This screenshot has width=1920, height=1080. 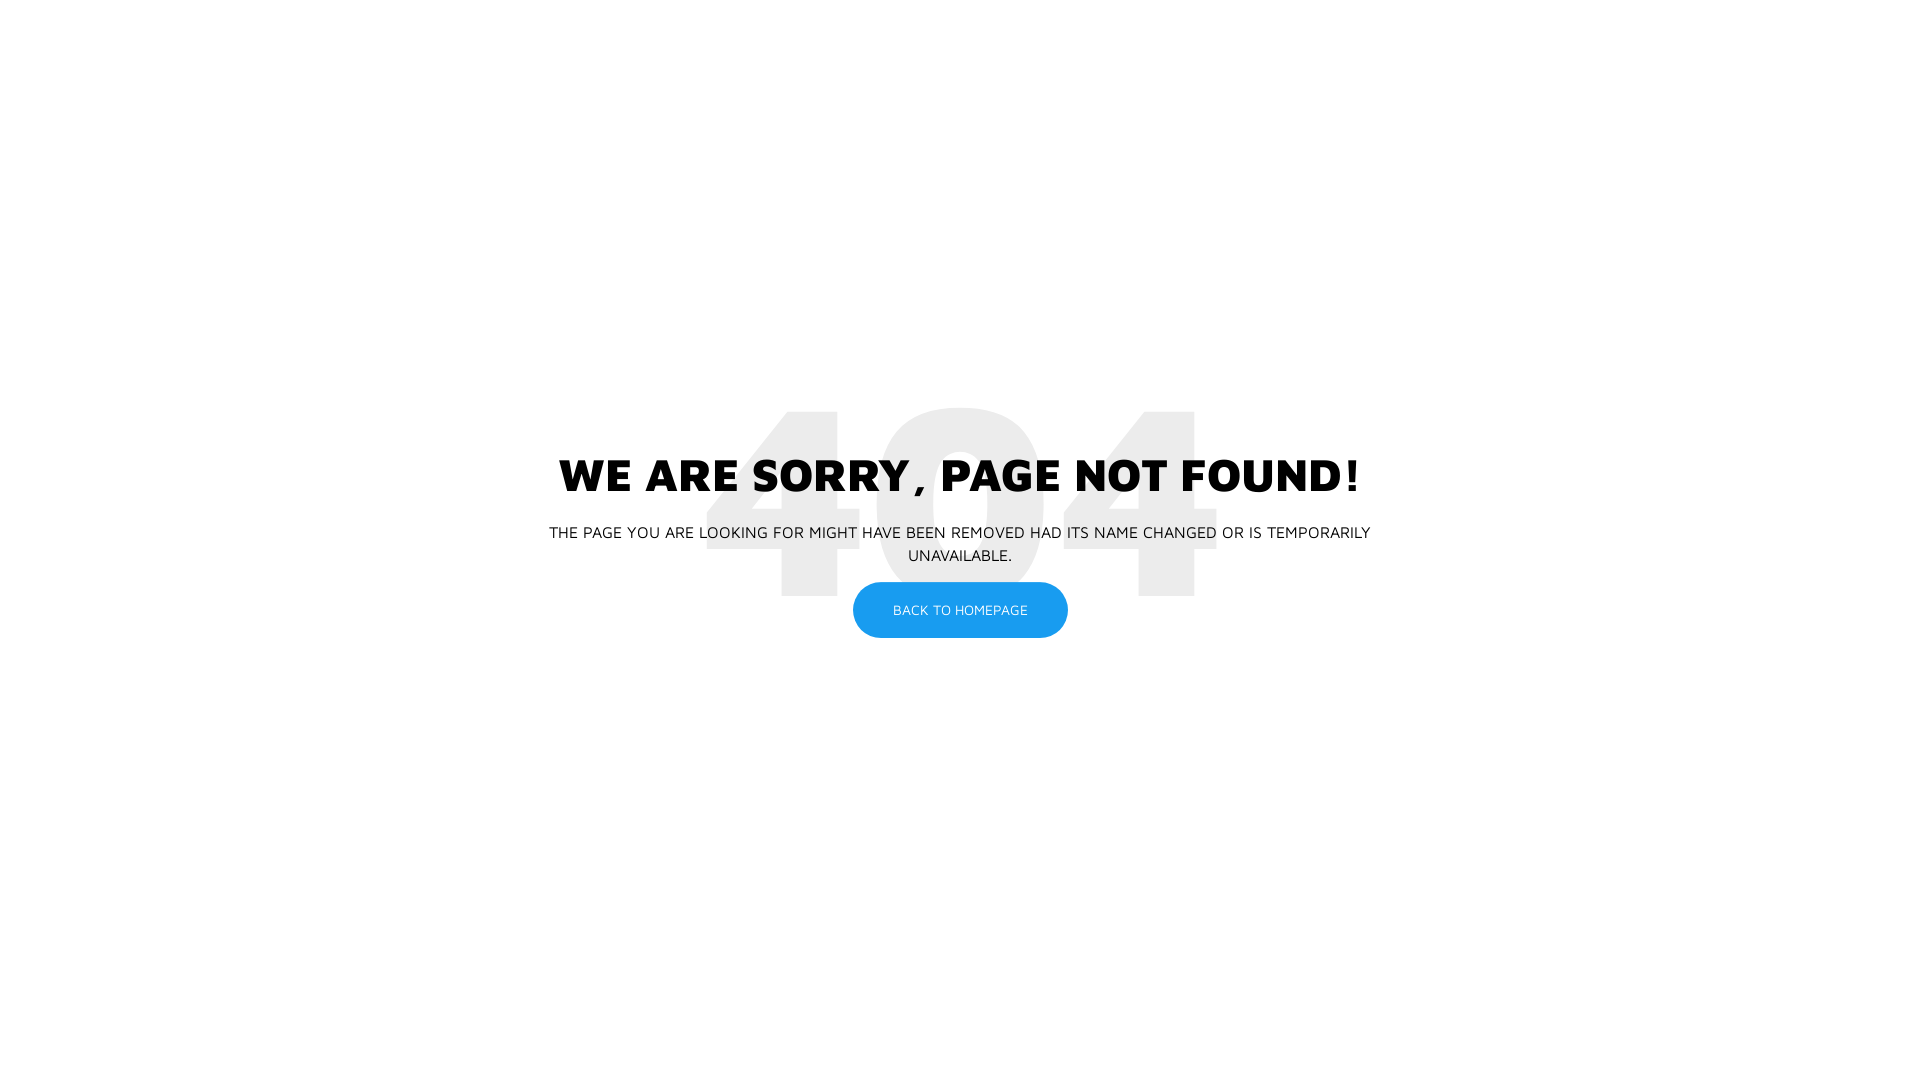 I want to click on 'BACK TO HOMEPAGE', so click(x=958, y=608).